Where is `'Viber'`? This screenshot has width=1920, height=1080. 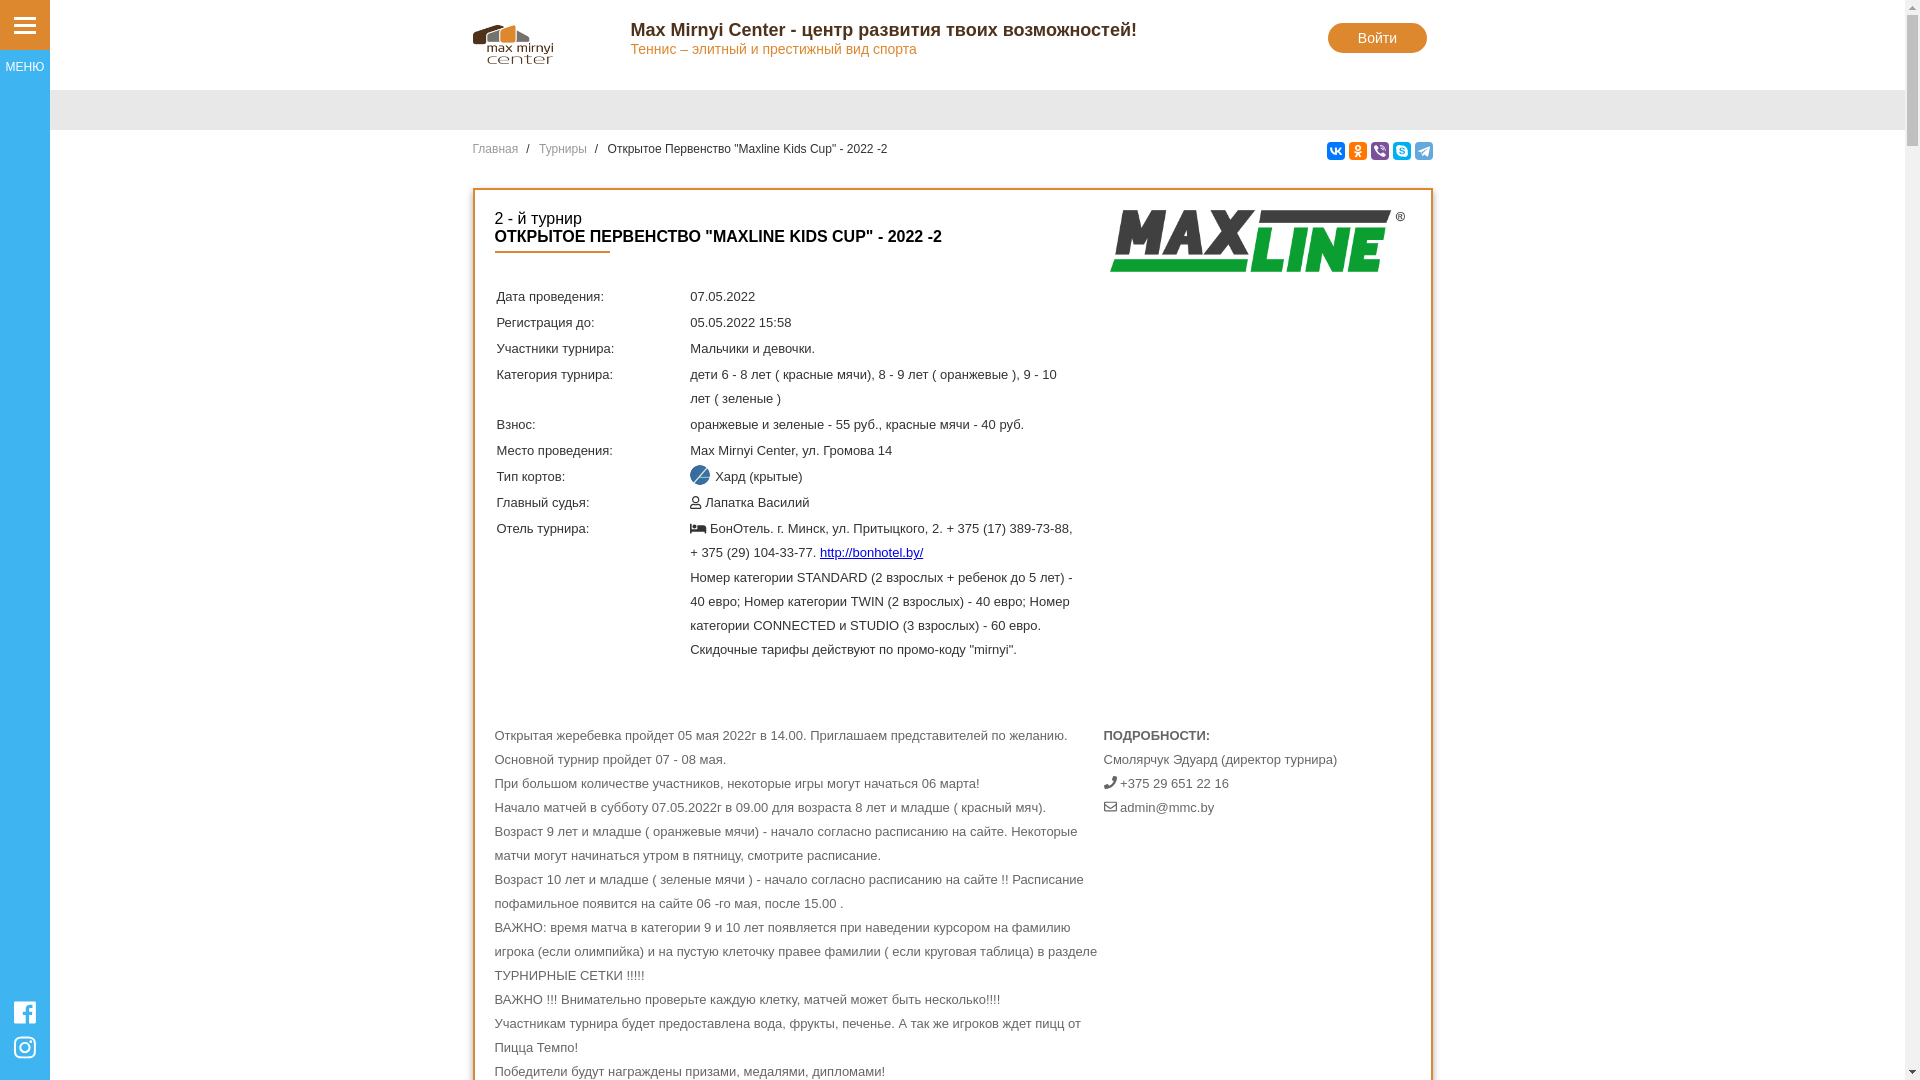
'Viber' is located at coordinates (1377, 149).